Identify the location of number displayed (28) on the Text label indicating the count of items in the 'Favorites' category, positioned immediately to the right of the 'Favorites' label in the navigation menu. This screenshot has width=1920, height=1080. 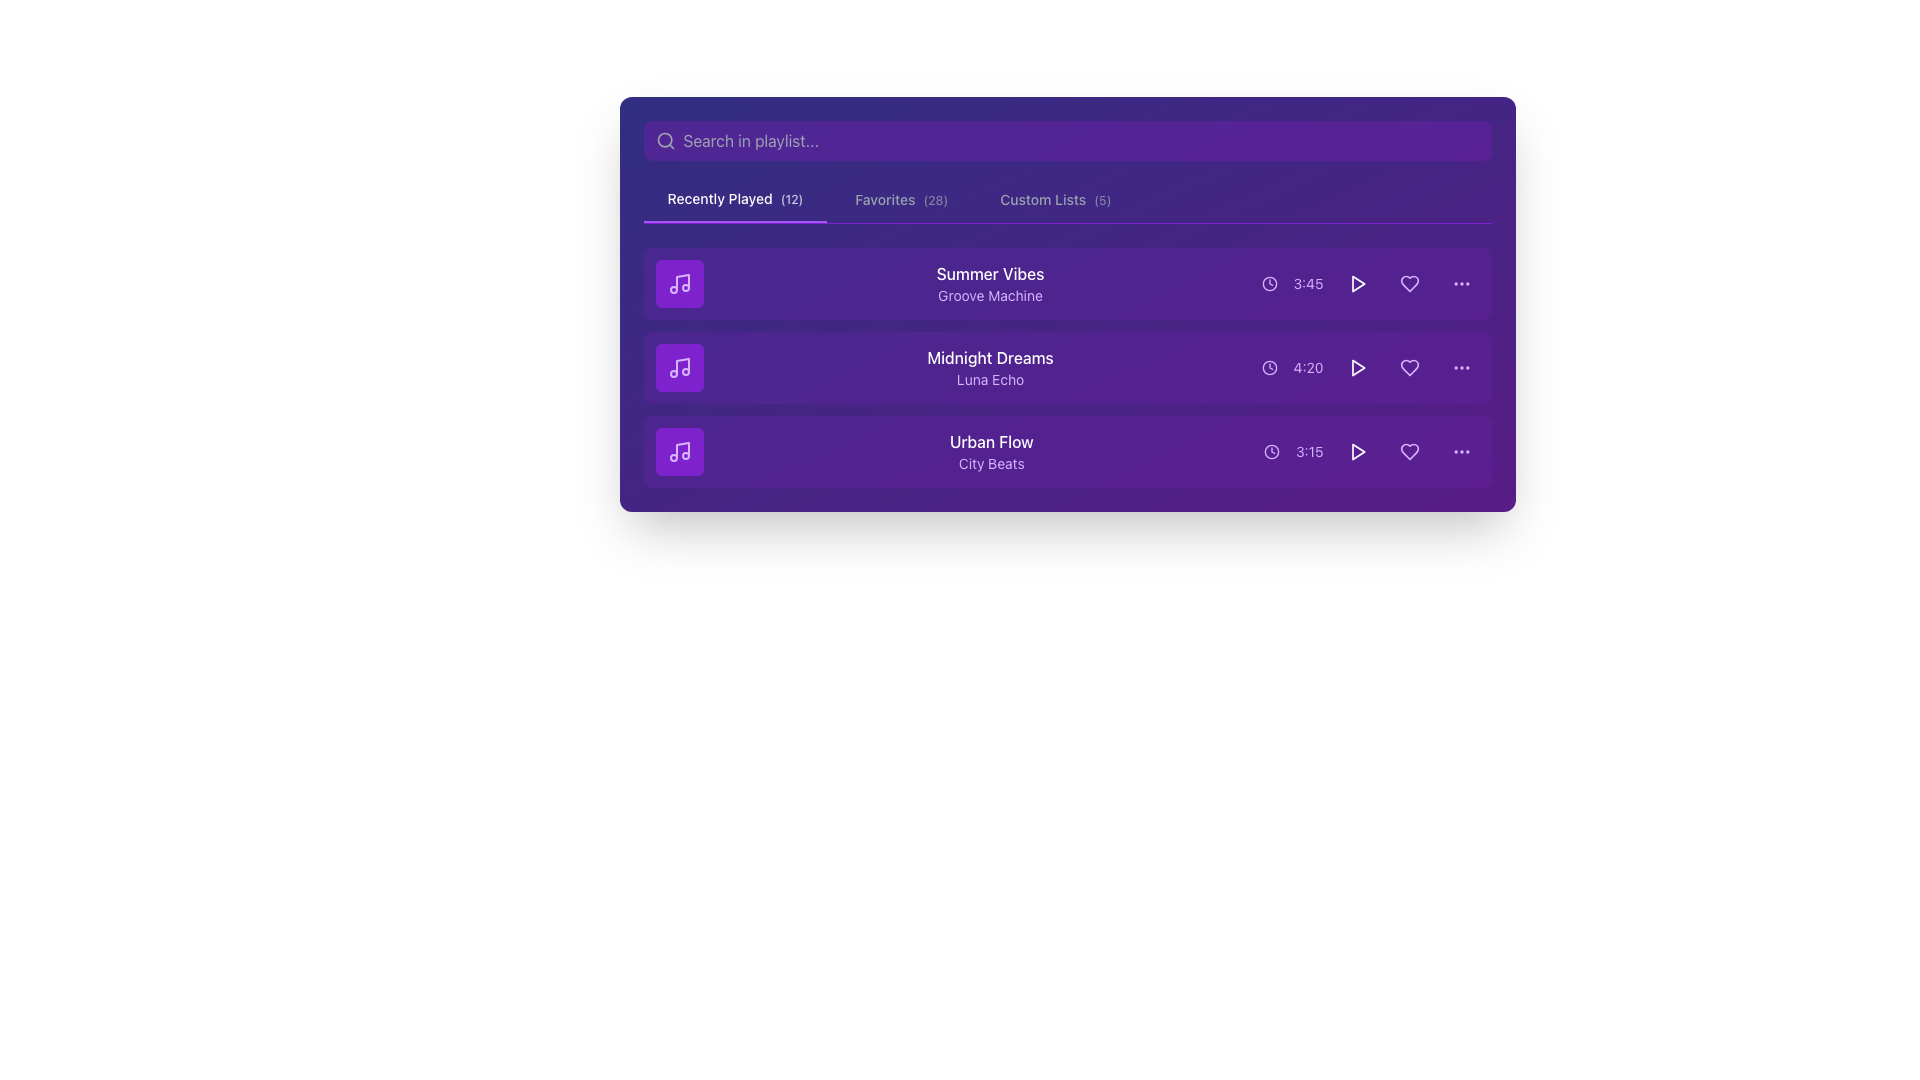
(934, 200).